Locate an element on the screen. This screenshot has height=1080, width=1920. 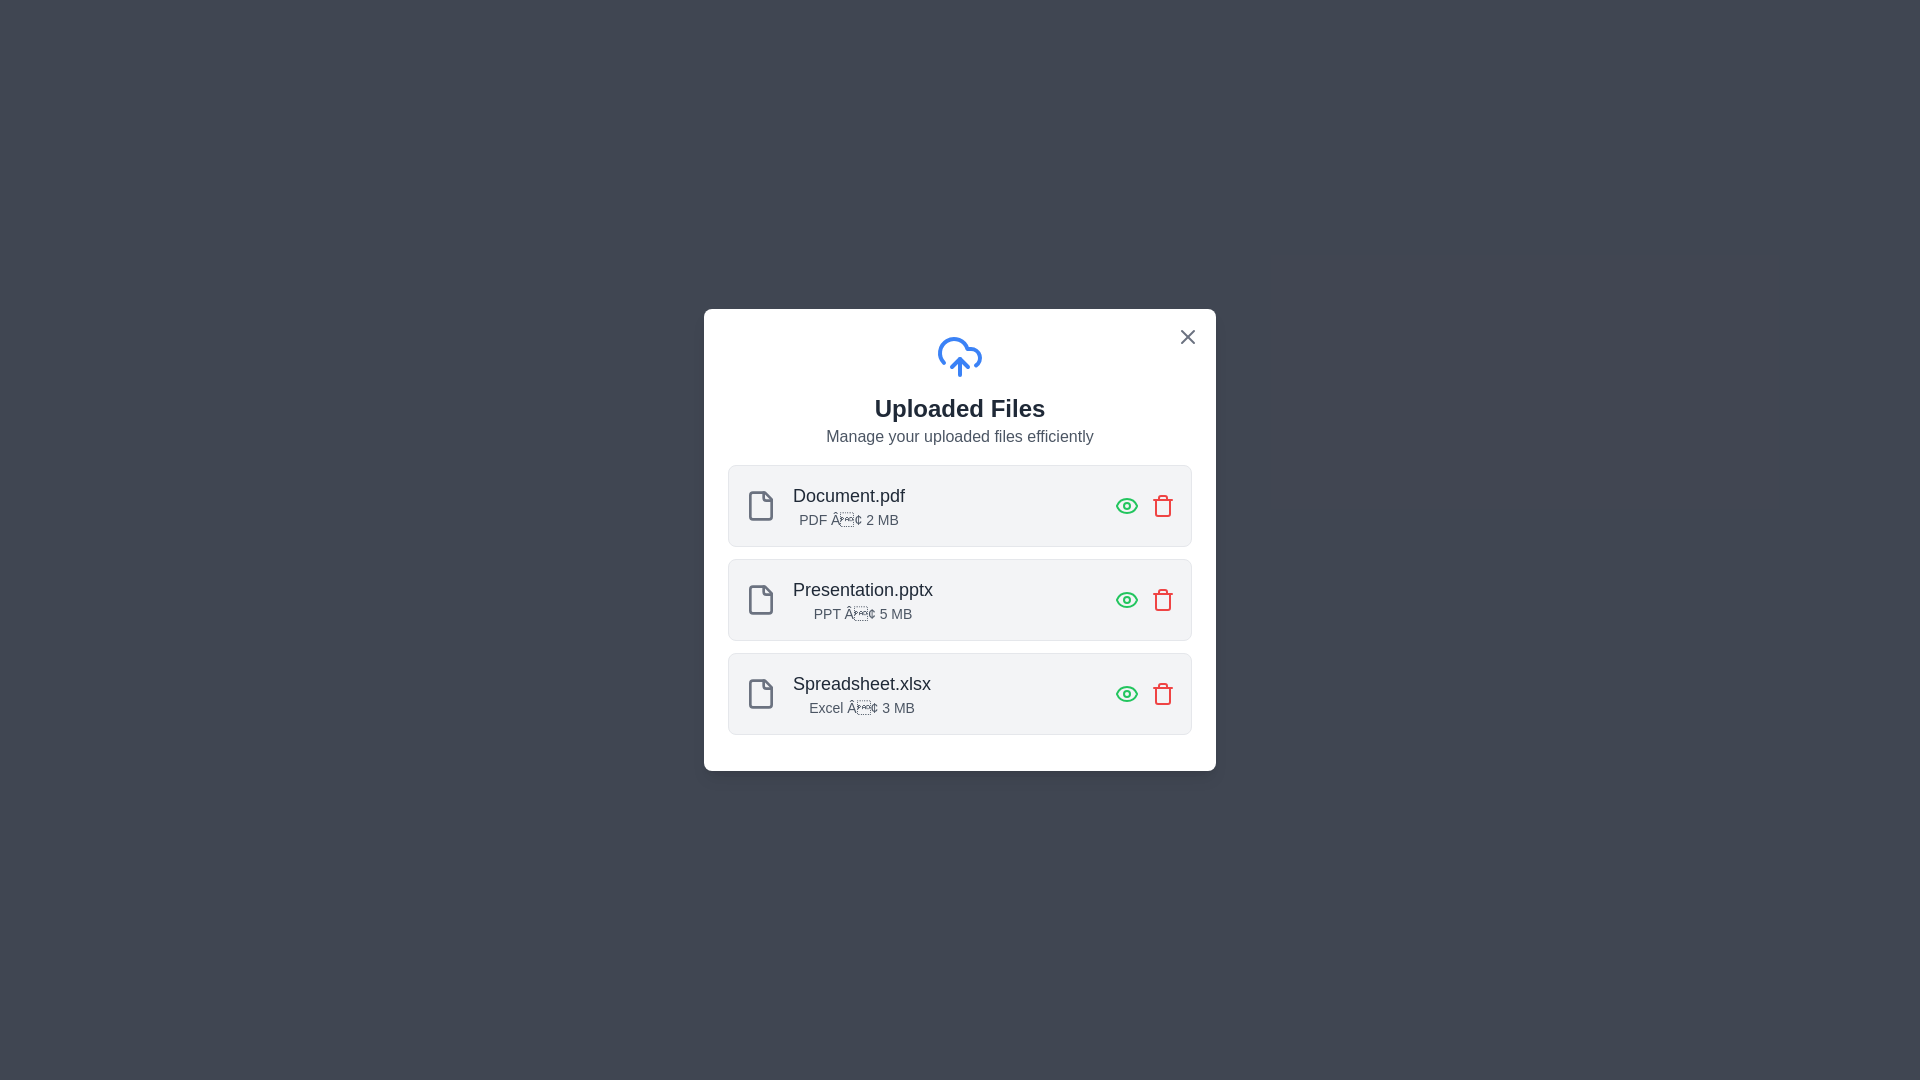
the static text element that displays the file type (PDF) and size (2 MB) located below 'Document.pdf' in the uploaded files list is located at coordinates (849, 519).